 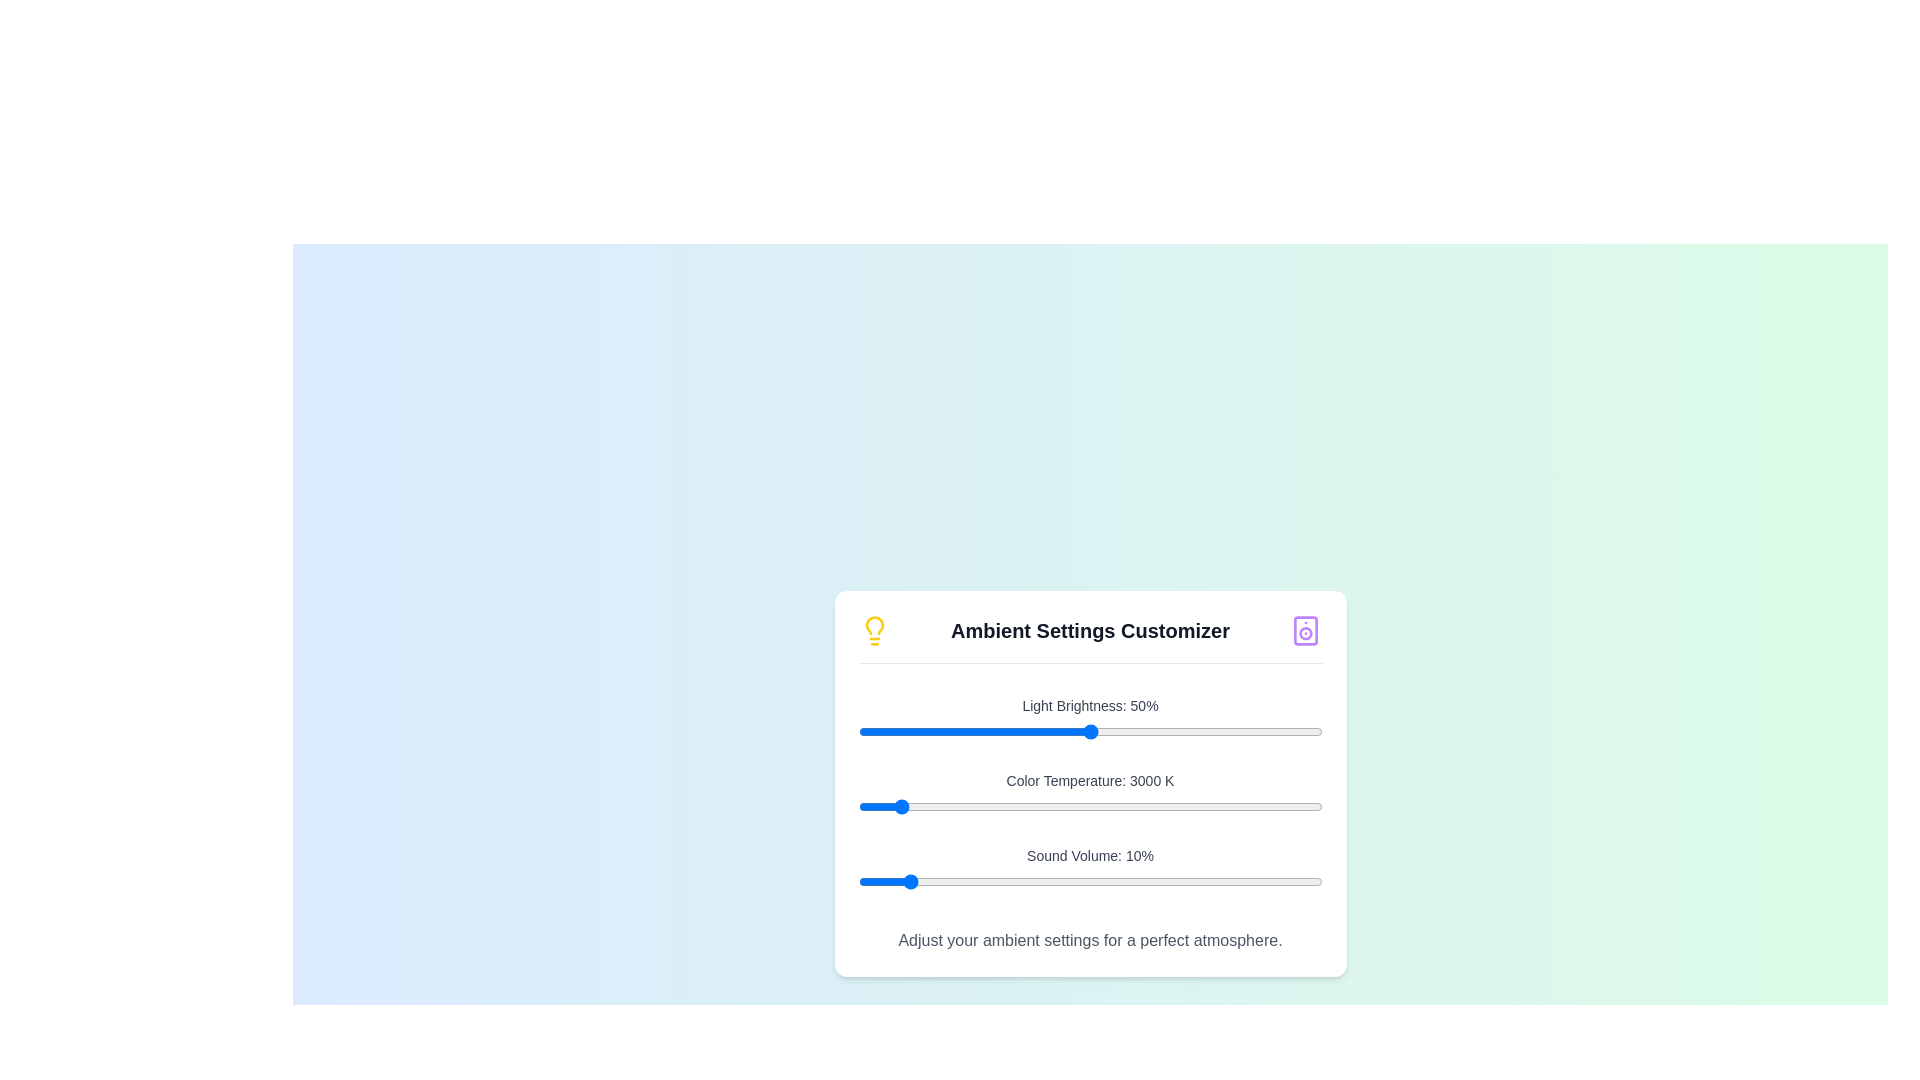 What do you see at coordinates (910, 805) in the screenshot?
I see `color temperature` at bounding box center [910, 805].